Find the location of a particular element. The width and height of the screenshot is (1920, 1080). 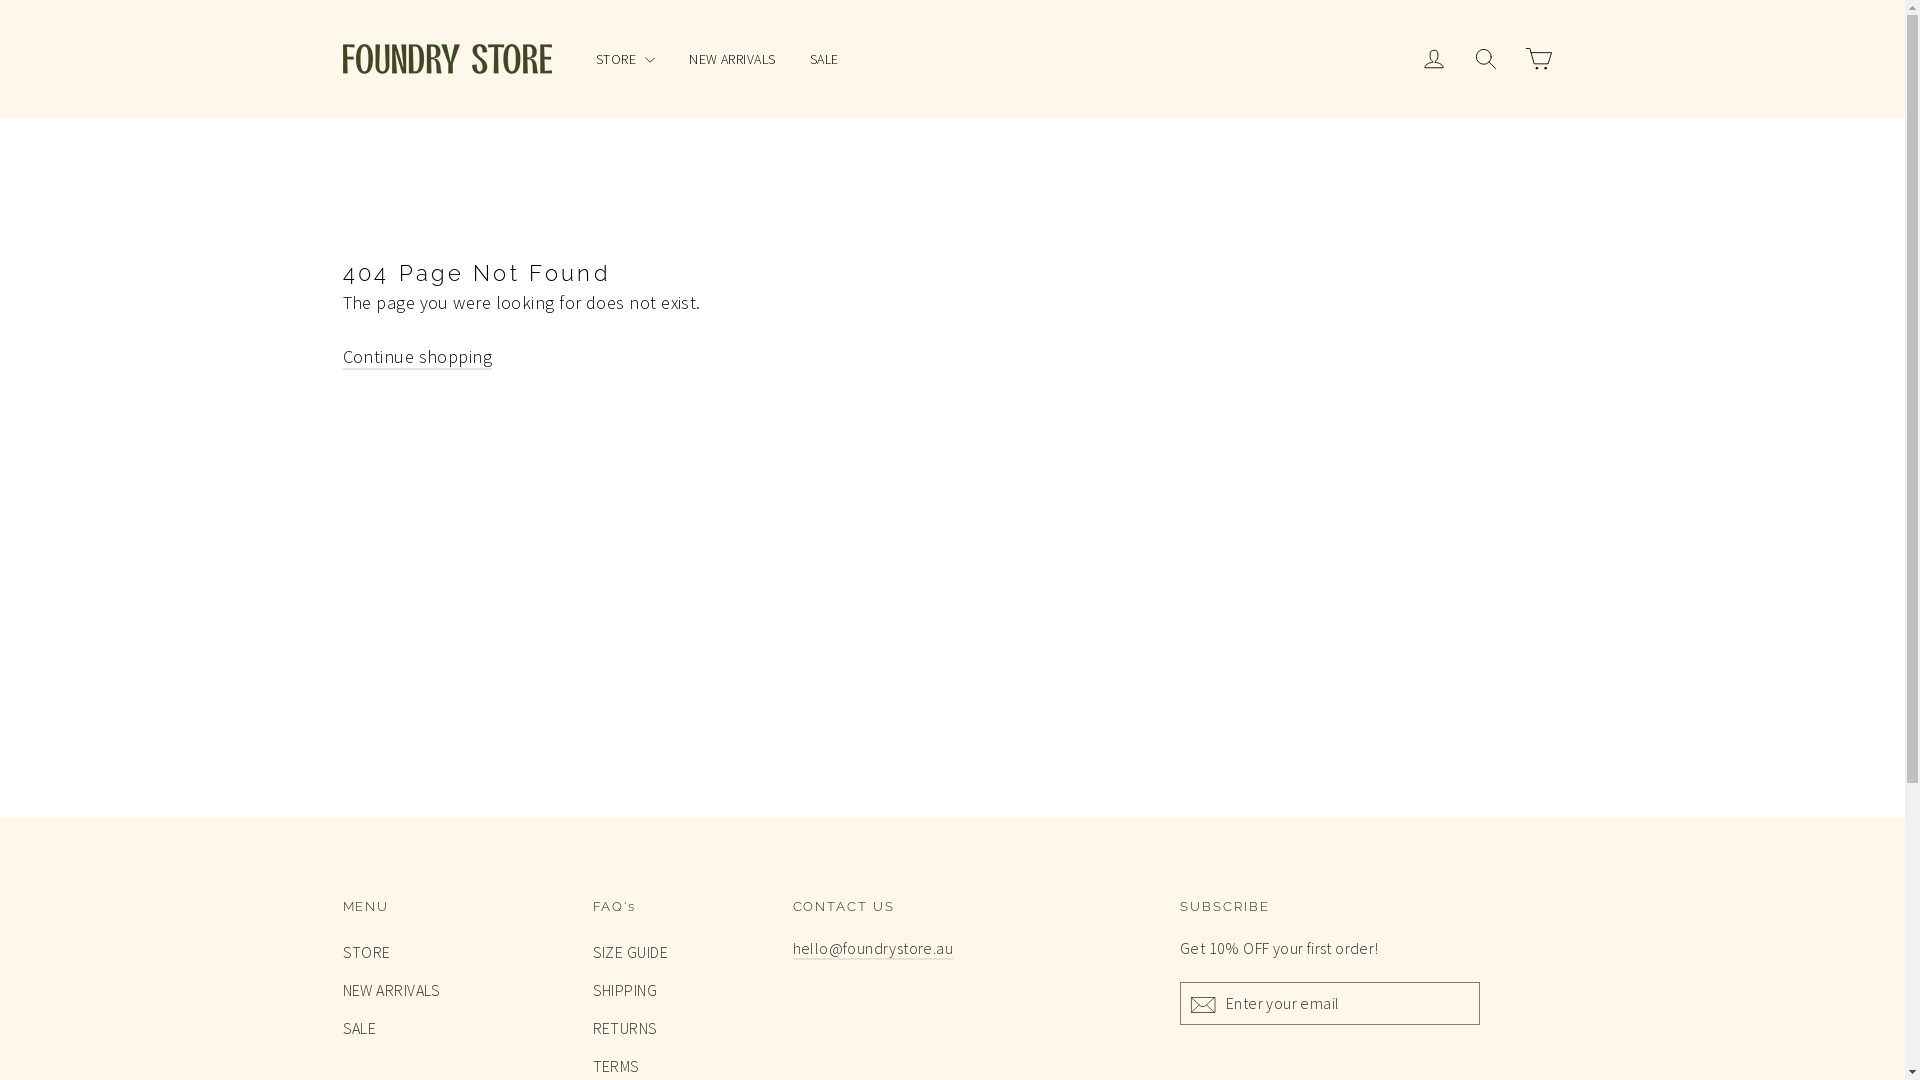

'SIZE GUIDE' is located at coordinates (676, 951).